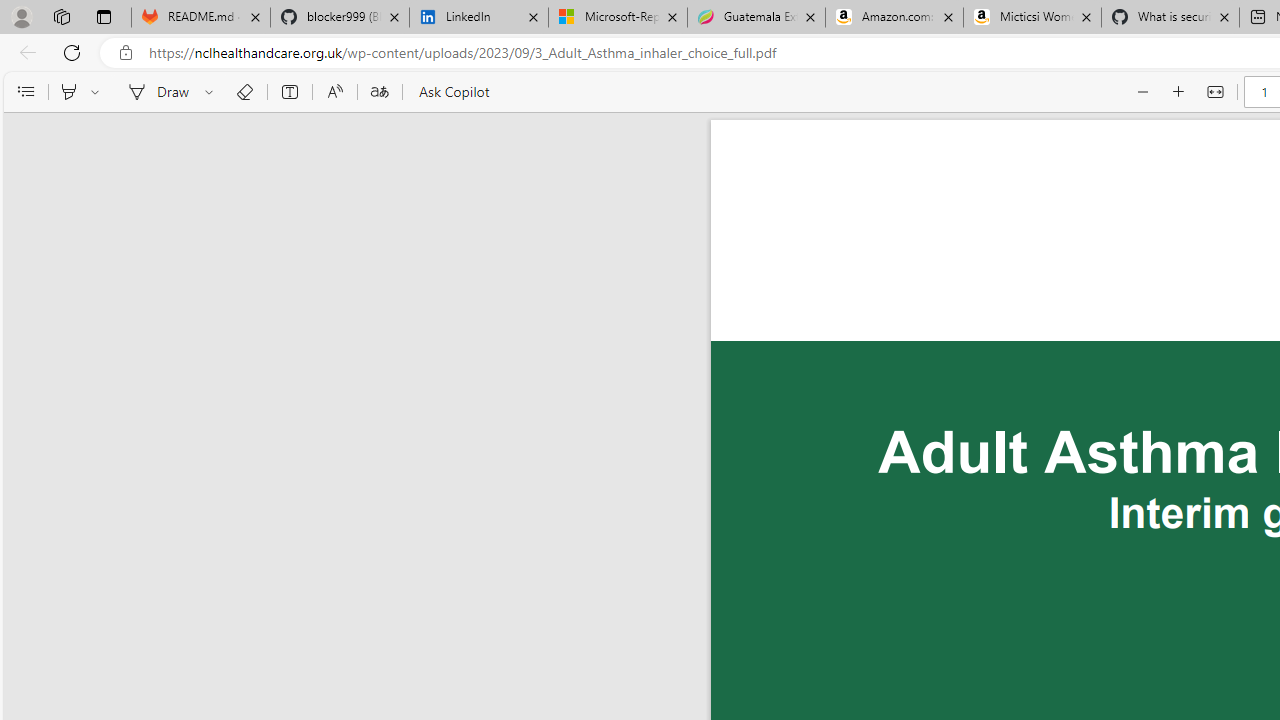  What do you see at coordinates (477, 17) in the screenshot?
I see `'LinkedIn'` at bounding box center [477, 17].